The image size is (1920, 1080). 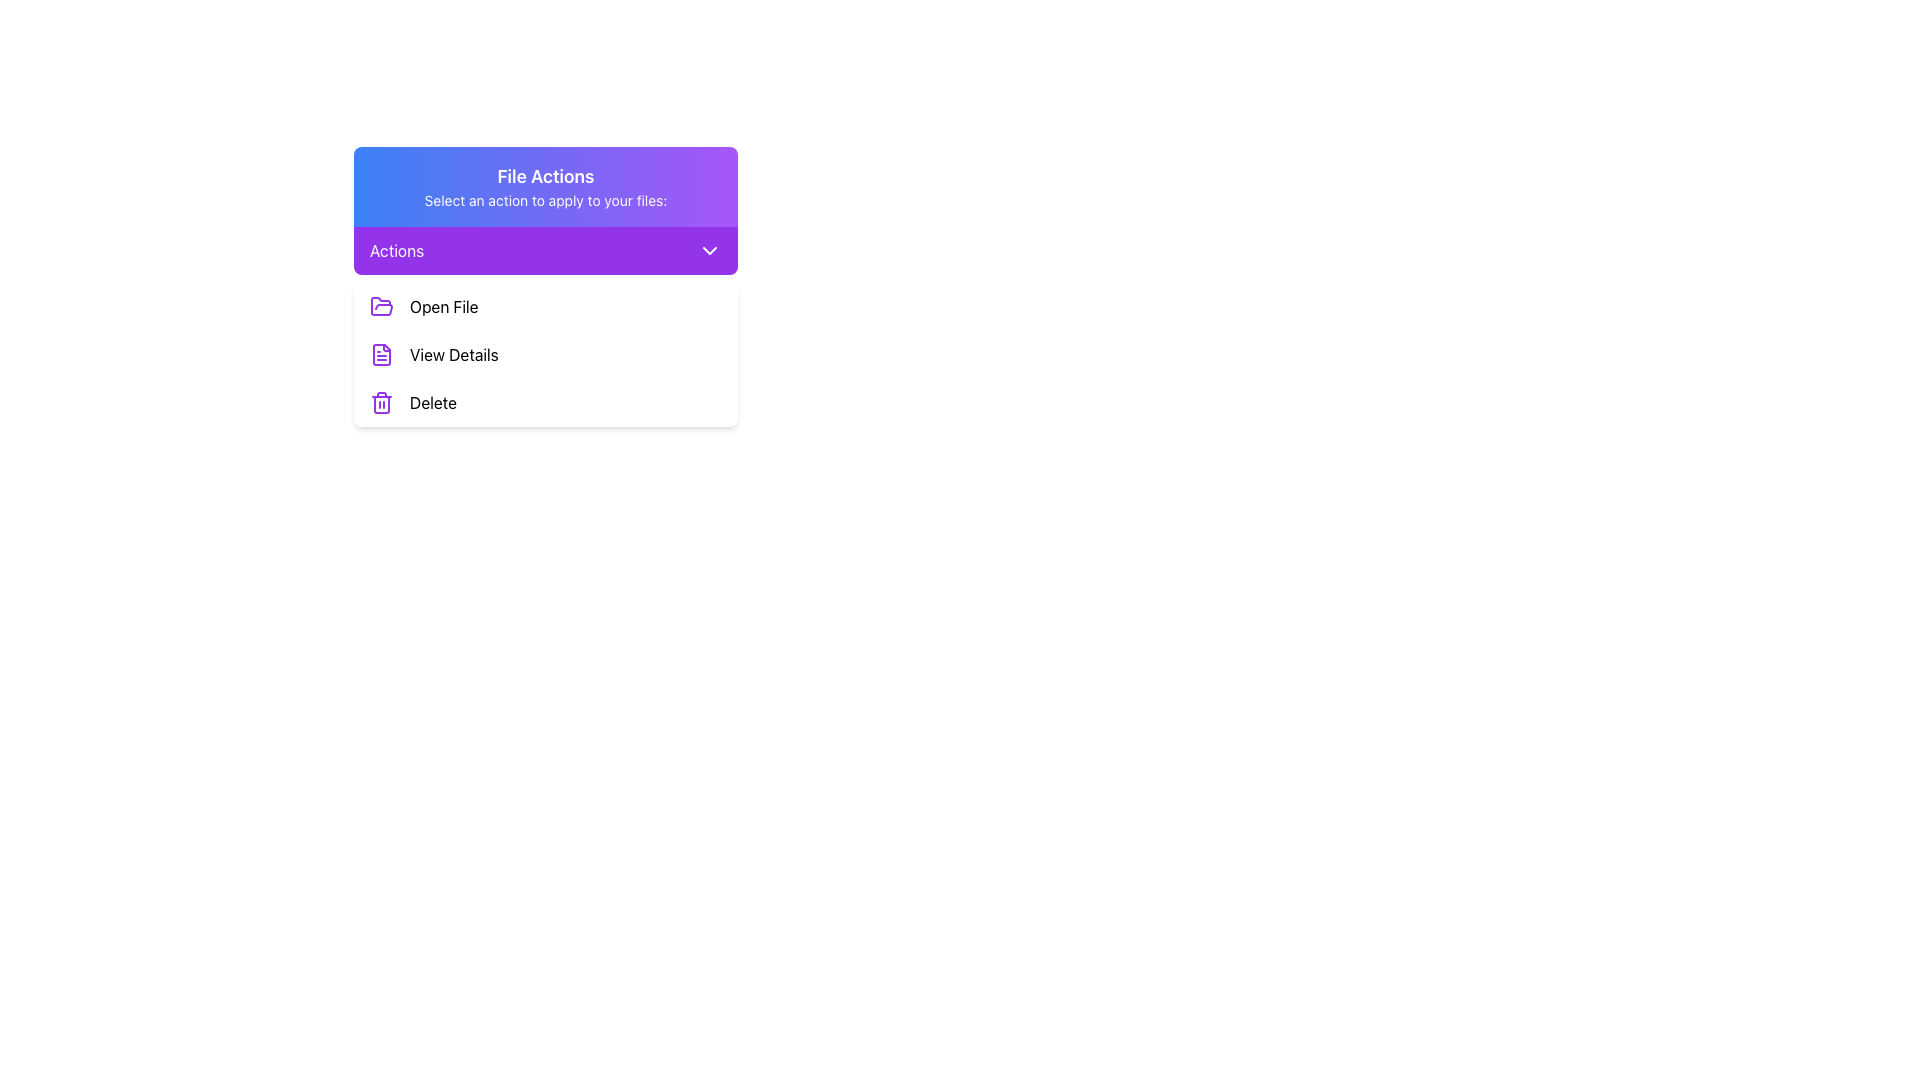 What do you see at coordinates (546, 286) in the screenshot?
I see `the Multi-option selection panel that contains a dropdown menu and three options: 'Open File', 'View Details', and 'Delete'` at bounding box center [546, 286].